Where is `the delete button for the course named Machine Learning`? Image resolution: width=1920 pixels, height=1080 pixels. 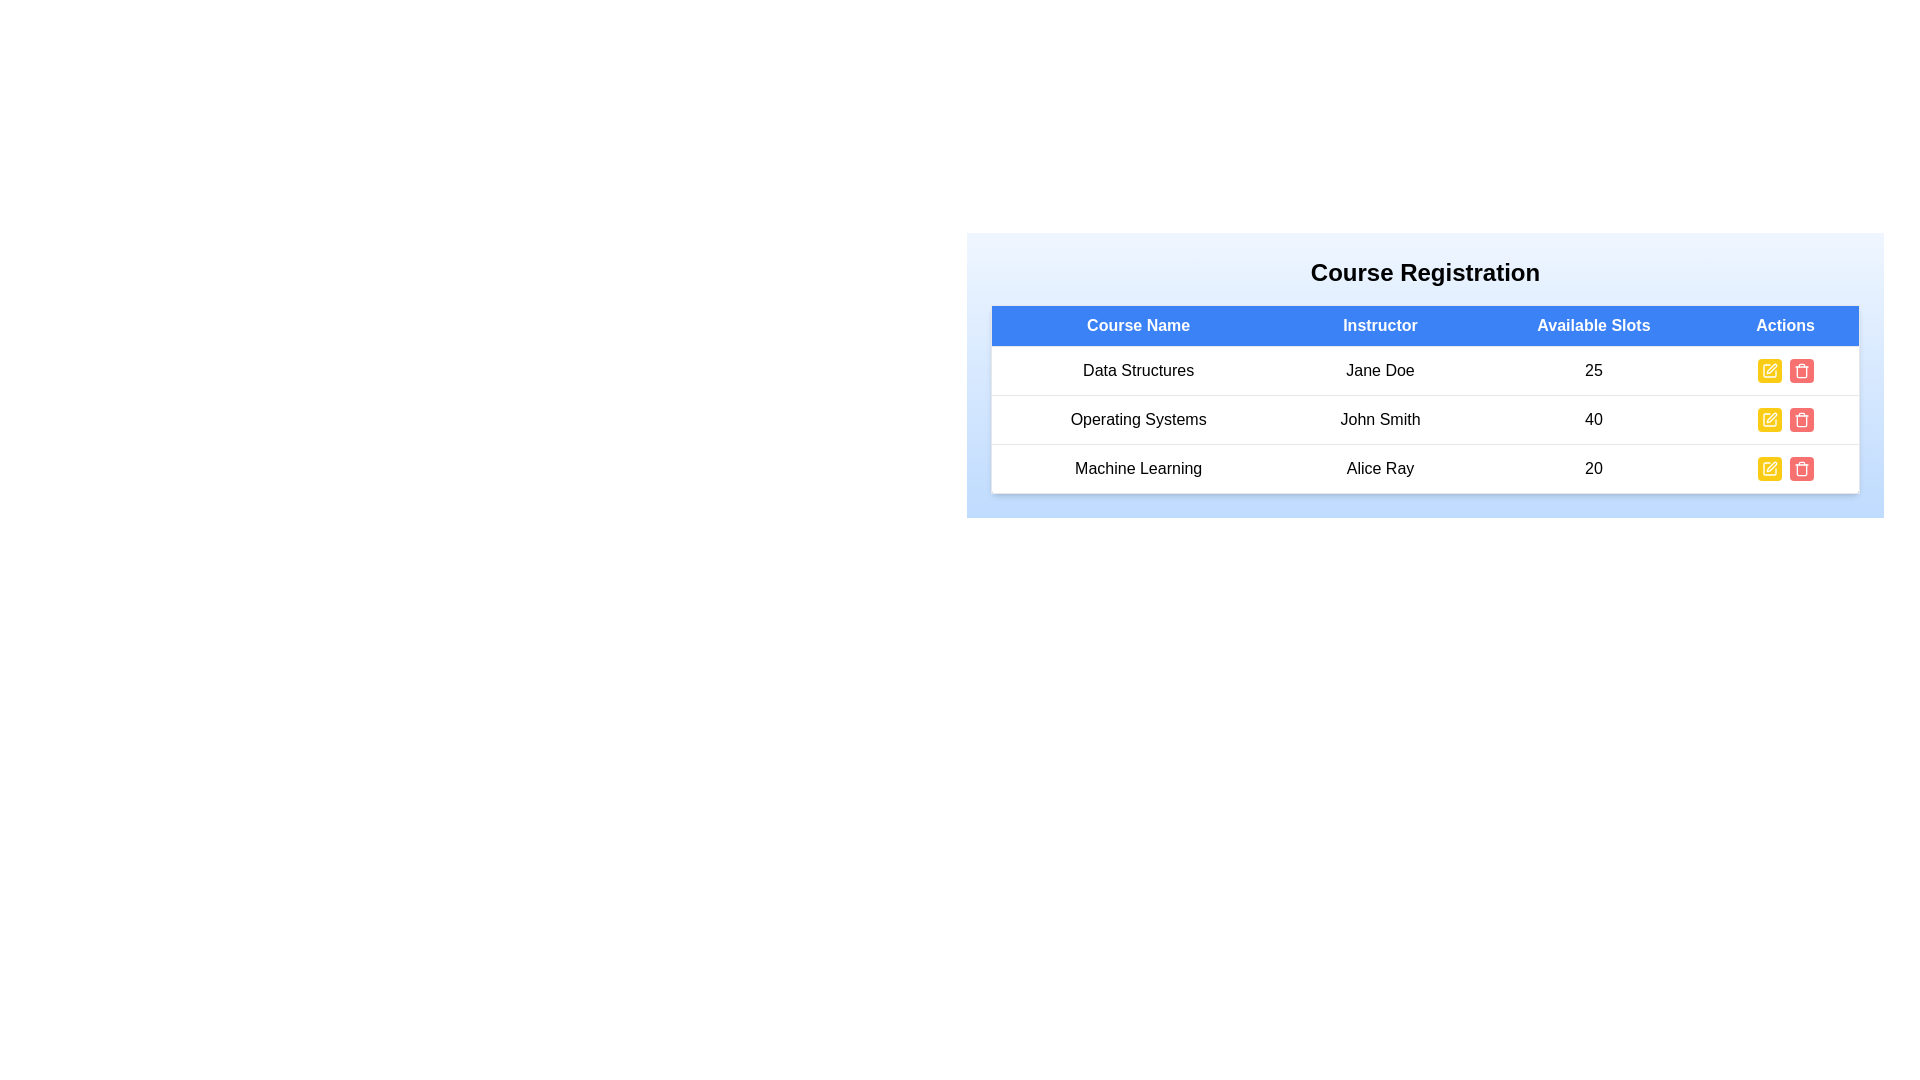 the delete button for the course named Machine Learning is located at coordinates (1801, 469).